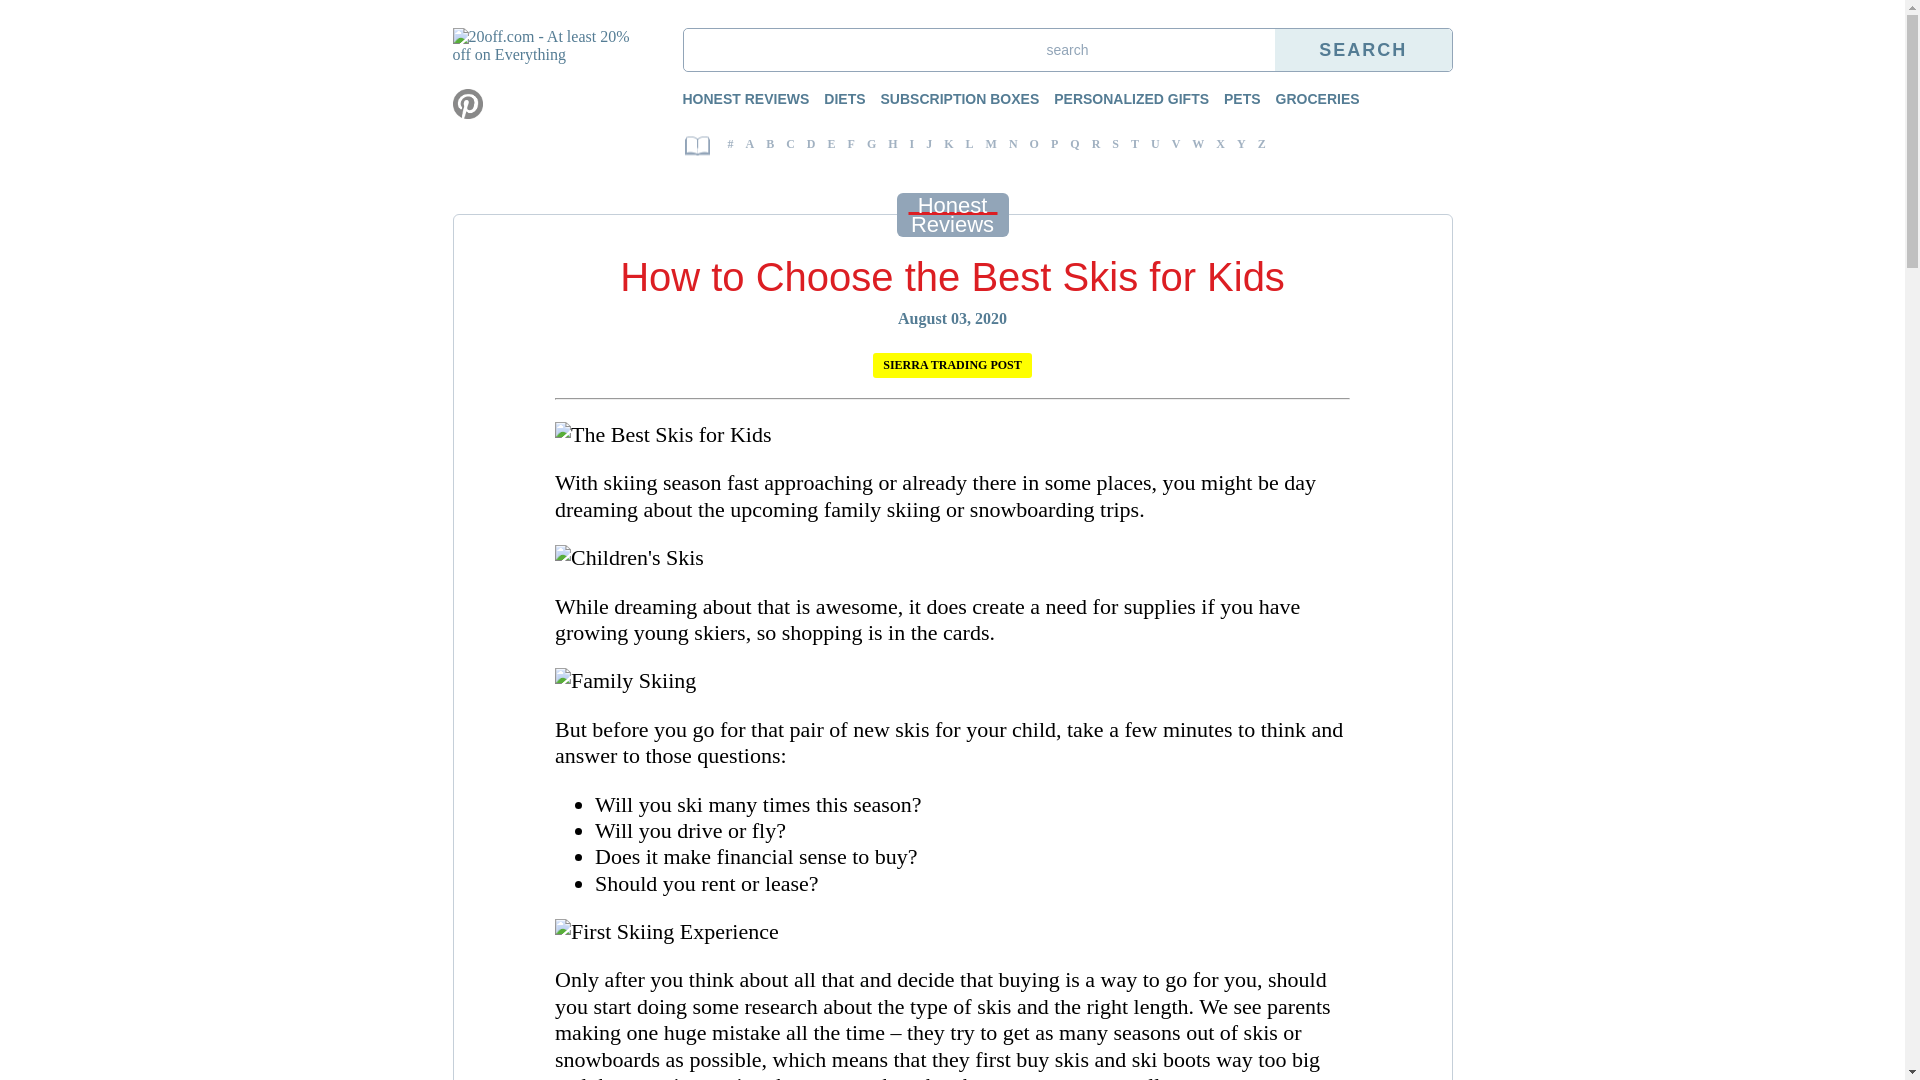 Image resolution: width=1920 pixels, height=1080 pixels. I want to click on 'L', so click(960, 143).